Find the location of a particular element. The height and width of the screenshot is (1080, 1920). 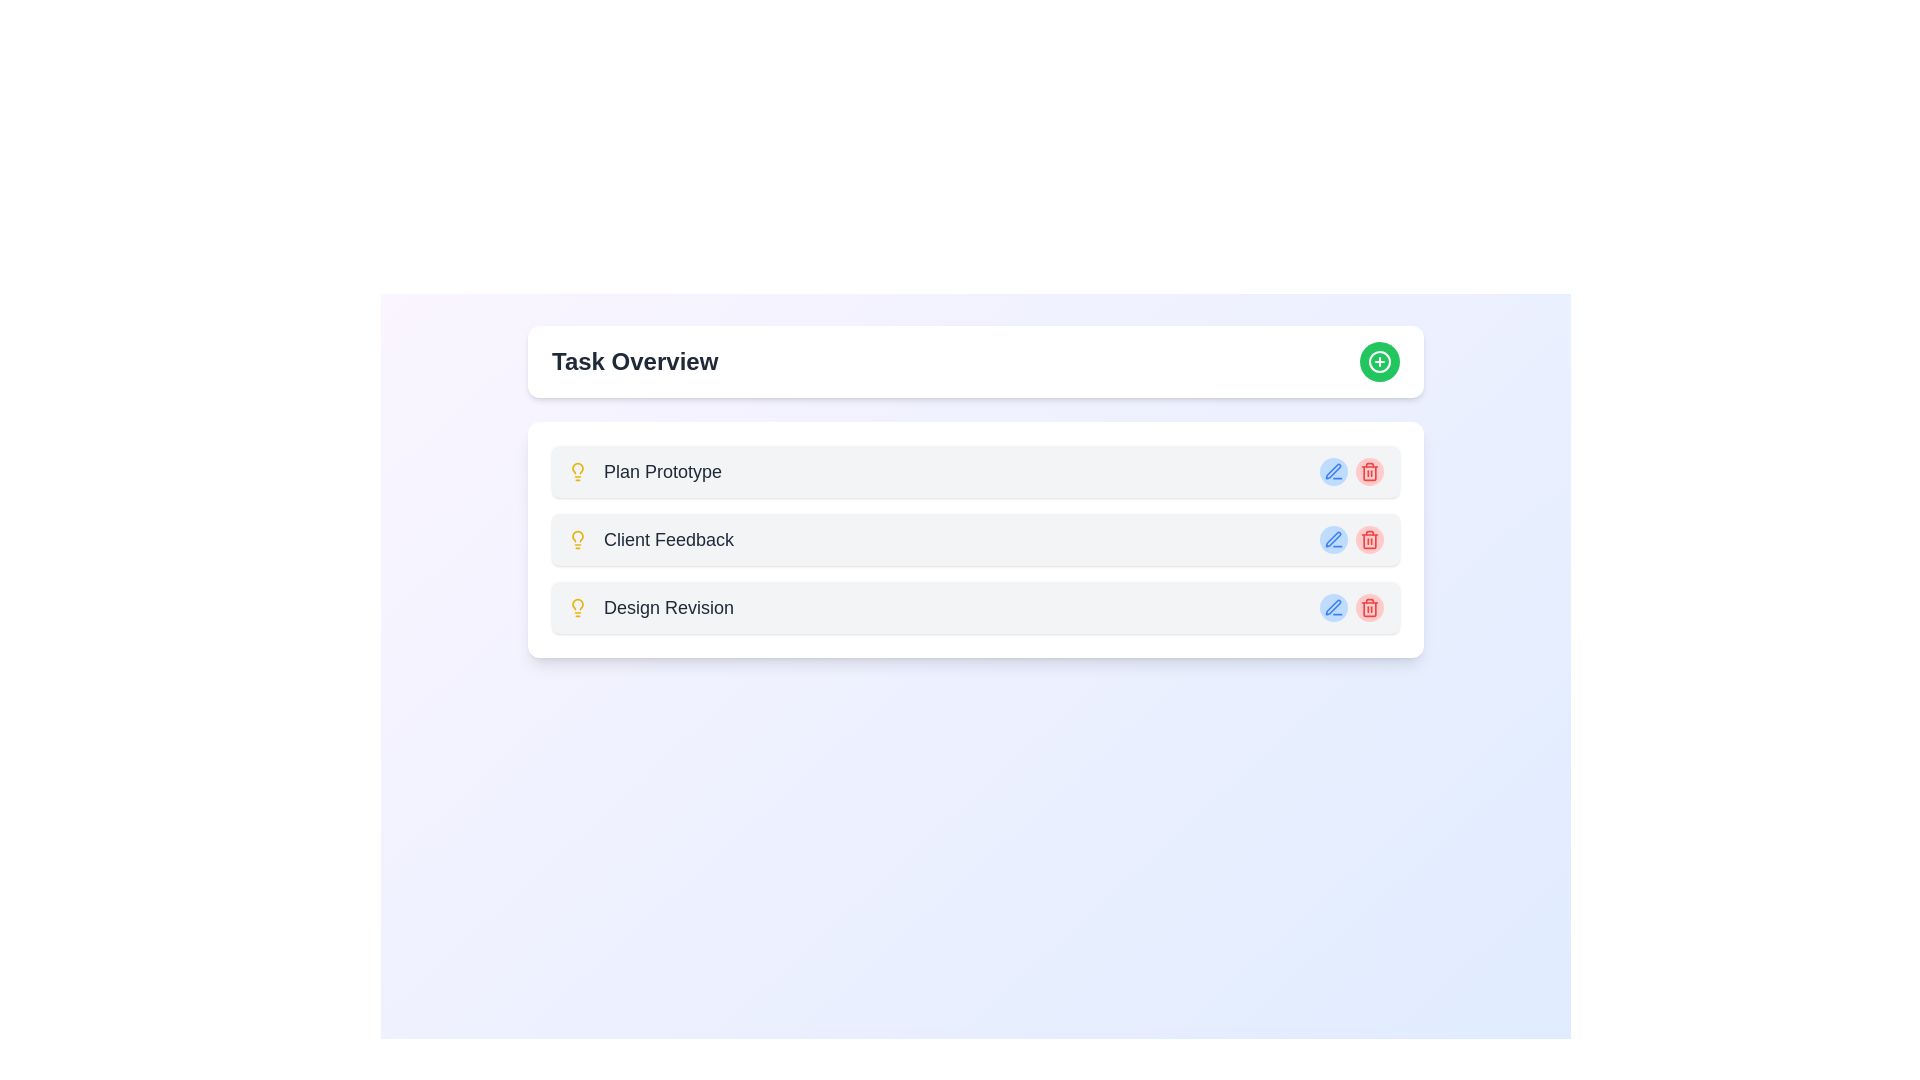

the edit icon located on the right-hand side of the second item in the task list is located at coordinates (1333, 538).